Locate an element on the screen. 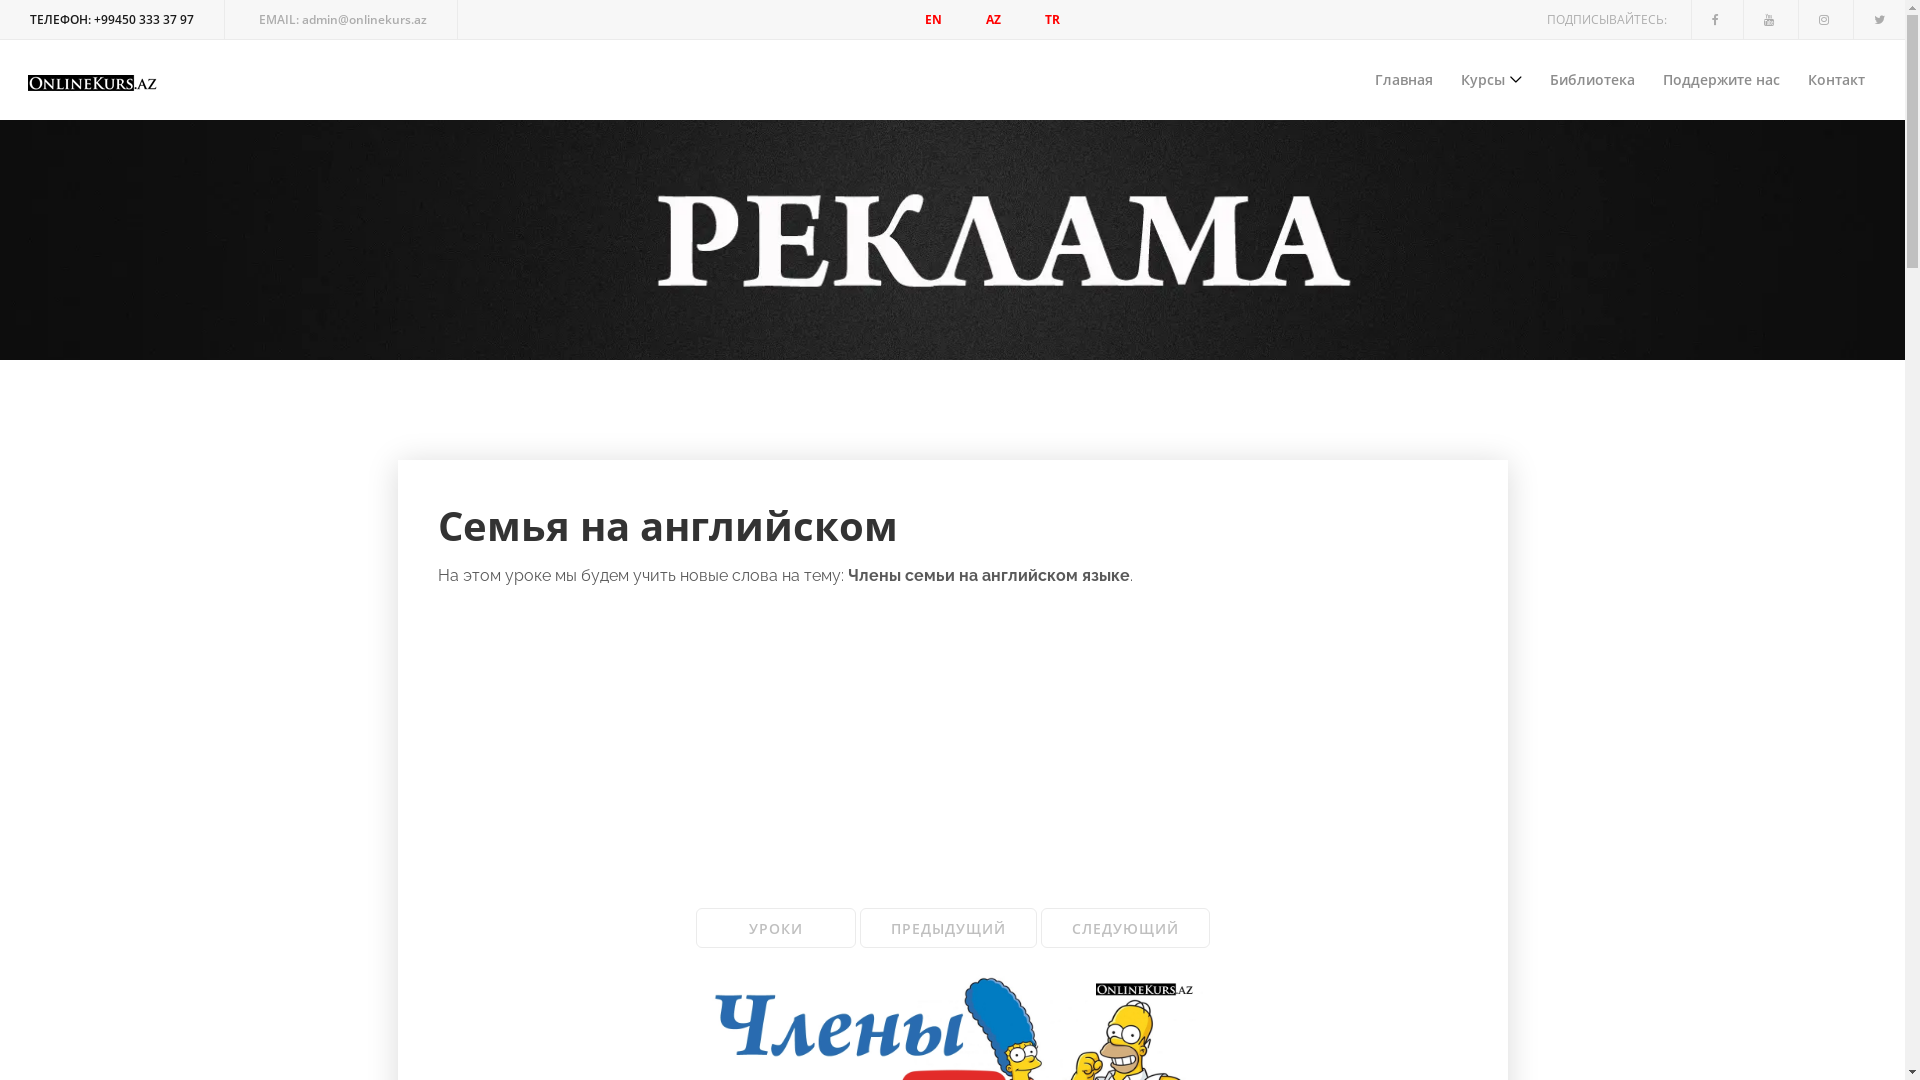 This screenshot has width=1920, height=1080. 'EMAIL: admin@onlinekurs.az' is located at coordinates (343, 19).